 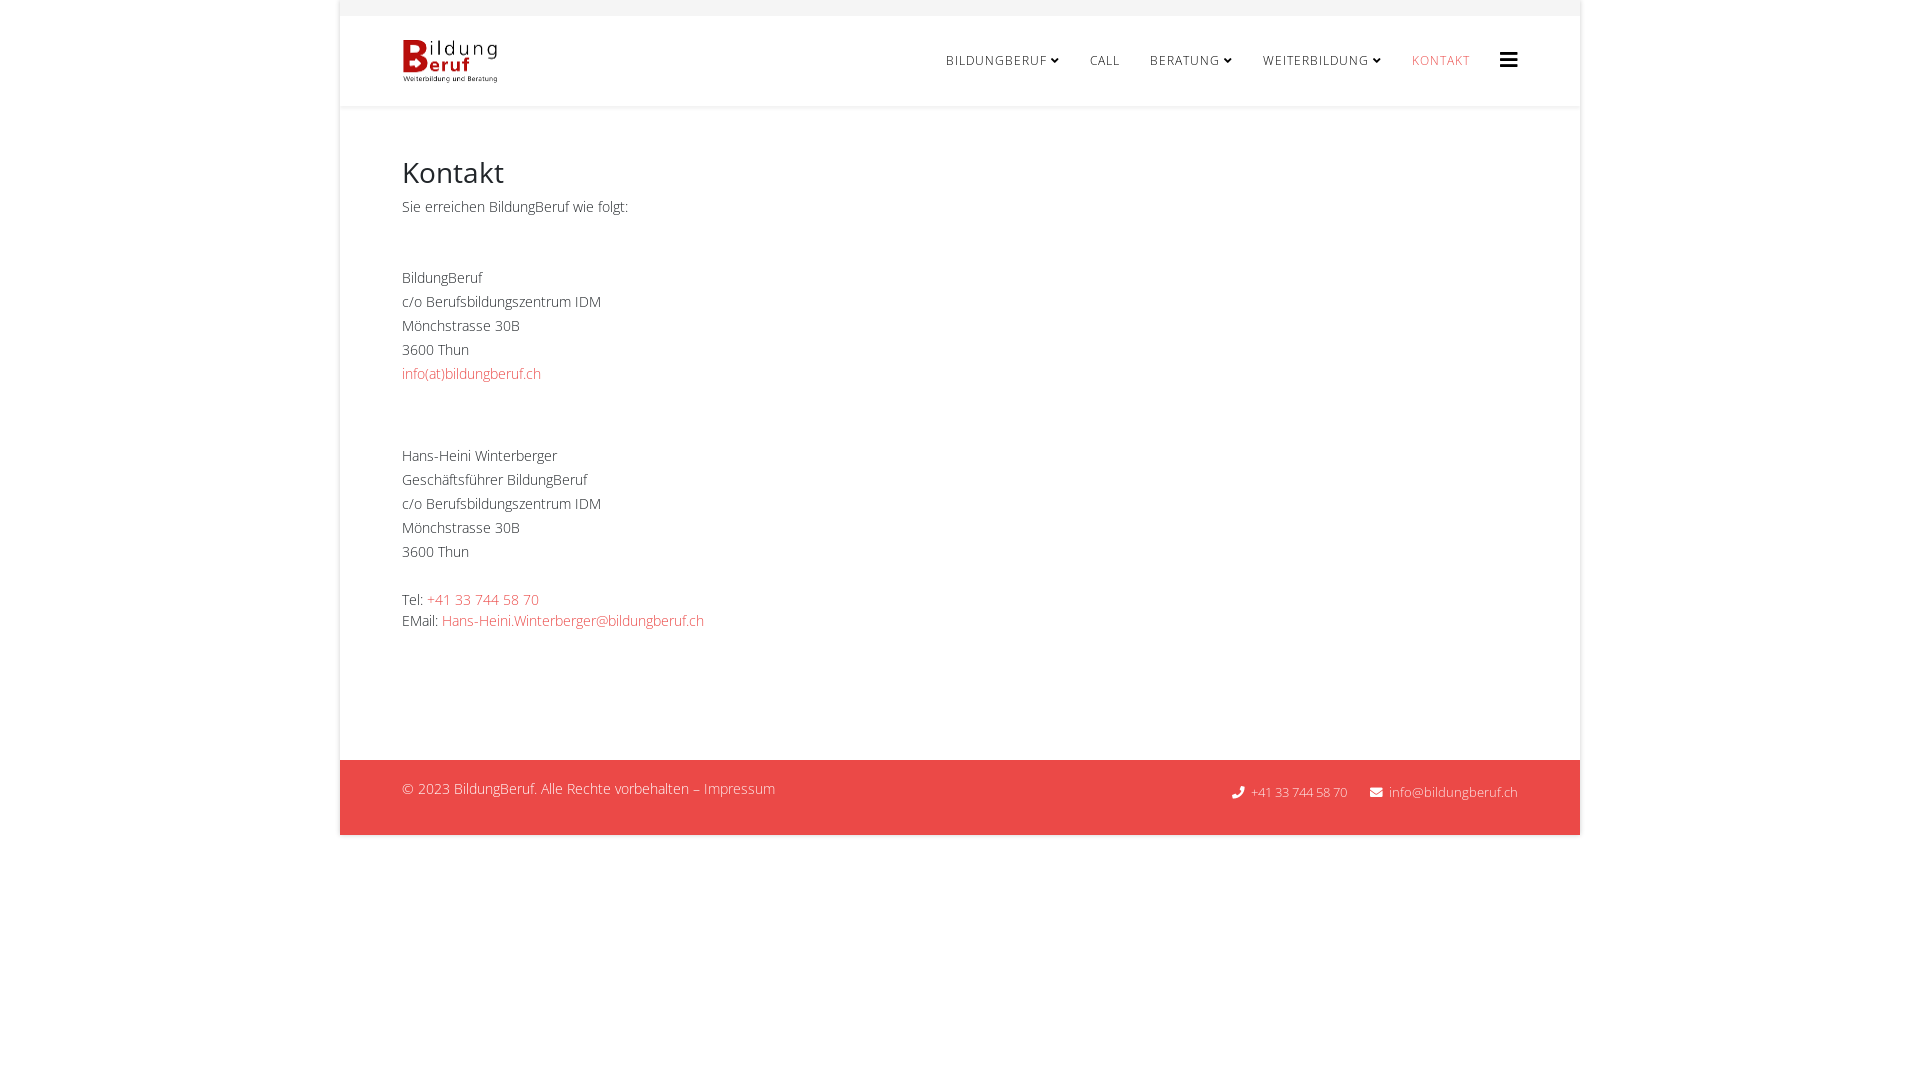 What do you see at coordinates (401, 373) in the screenshot?
I see `'info(at)bildungberuf.ch'` at bounding box center [401, 373].